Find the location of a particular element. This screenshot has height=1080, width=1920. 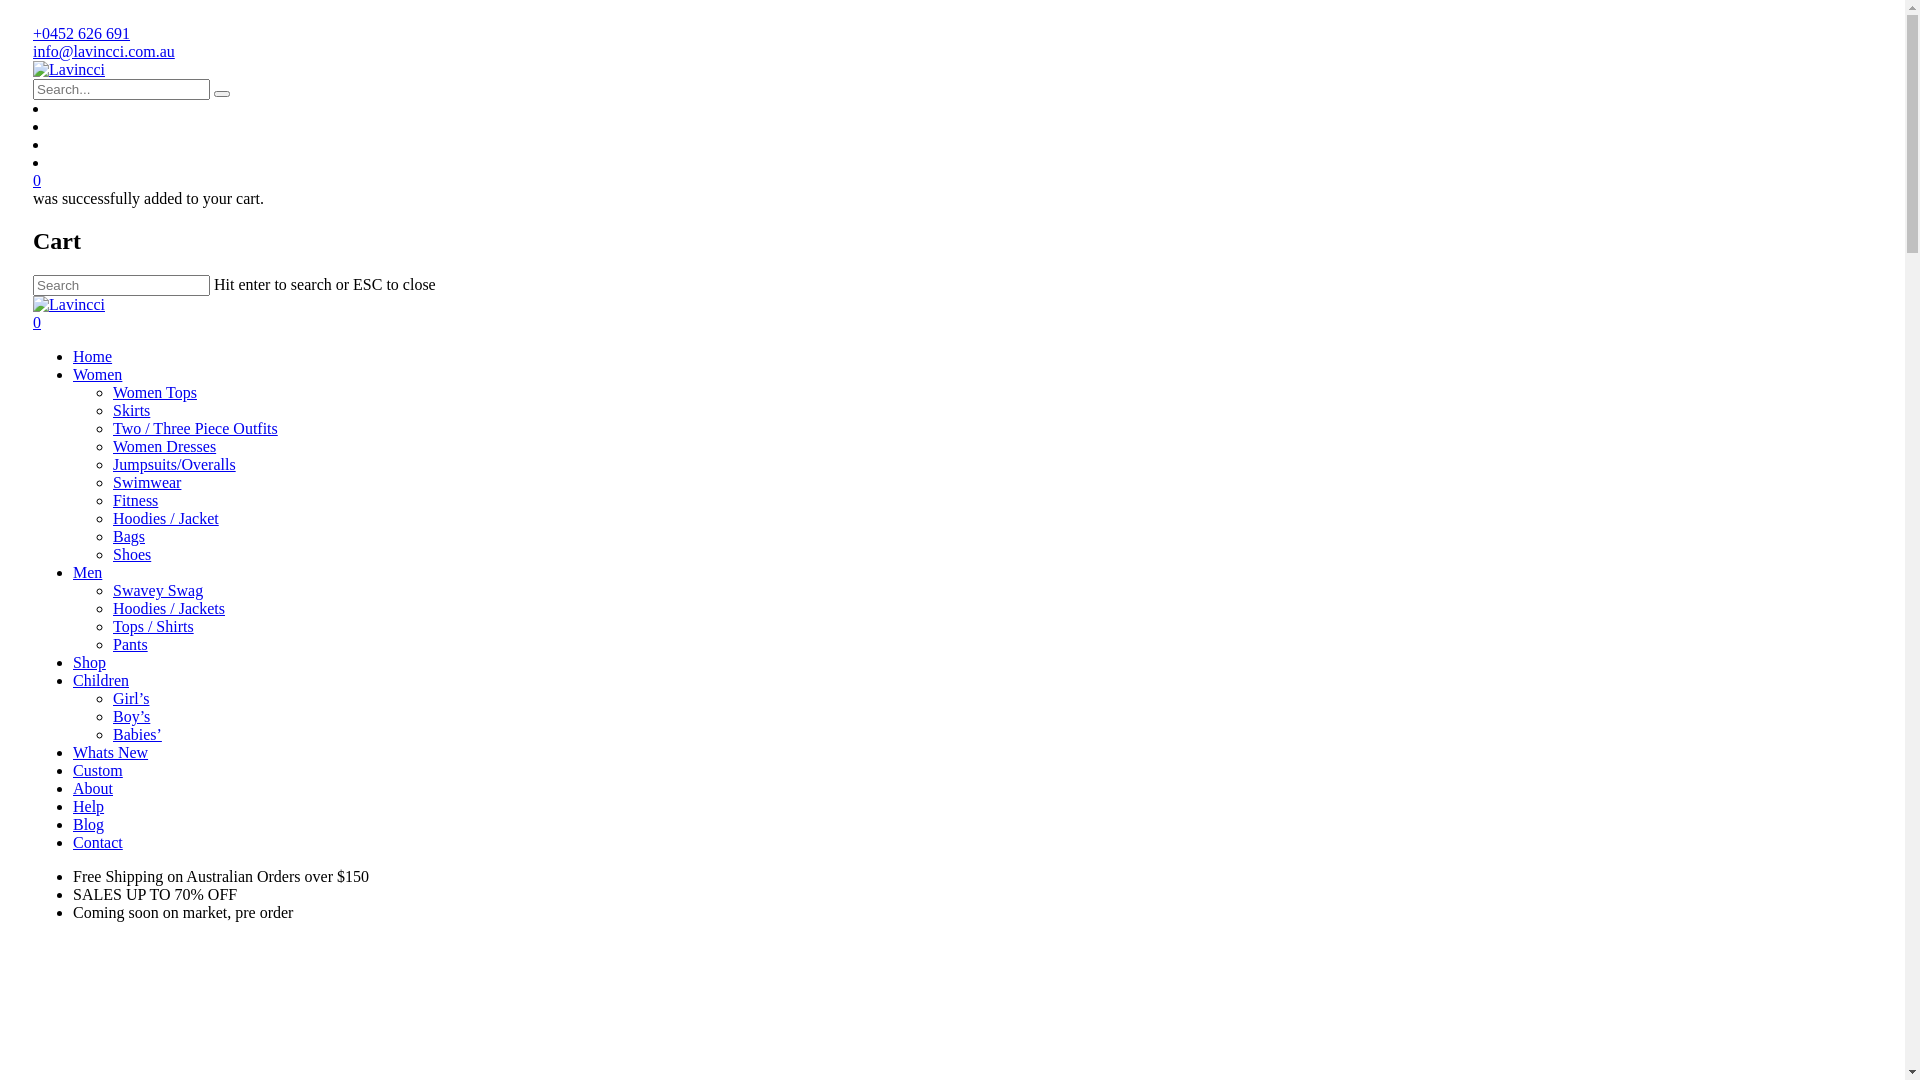

'Hoodies / Jackets' is located at coordinates (168, 607).